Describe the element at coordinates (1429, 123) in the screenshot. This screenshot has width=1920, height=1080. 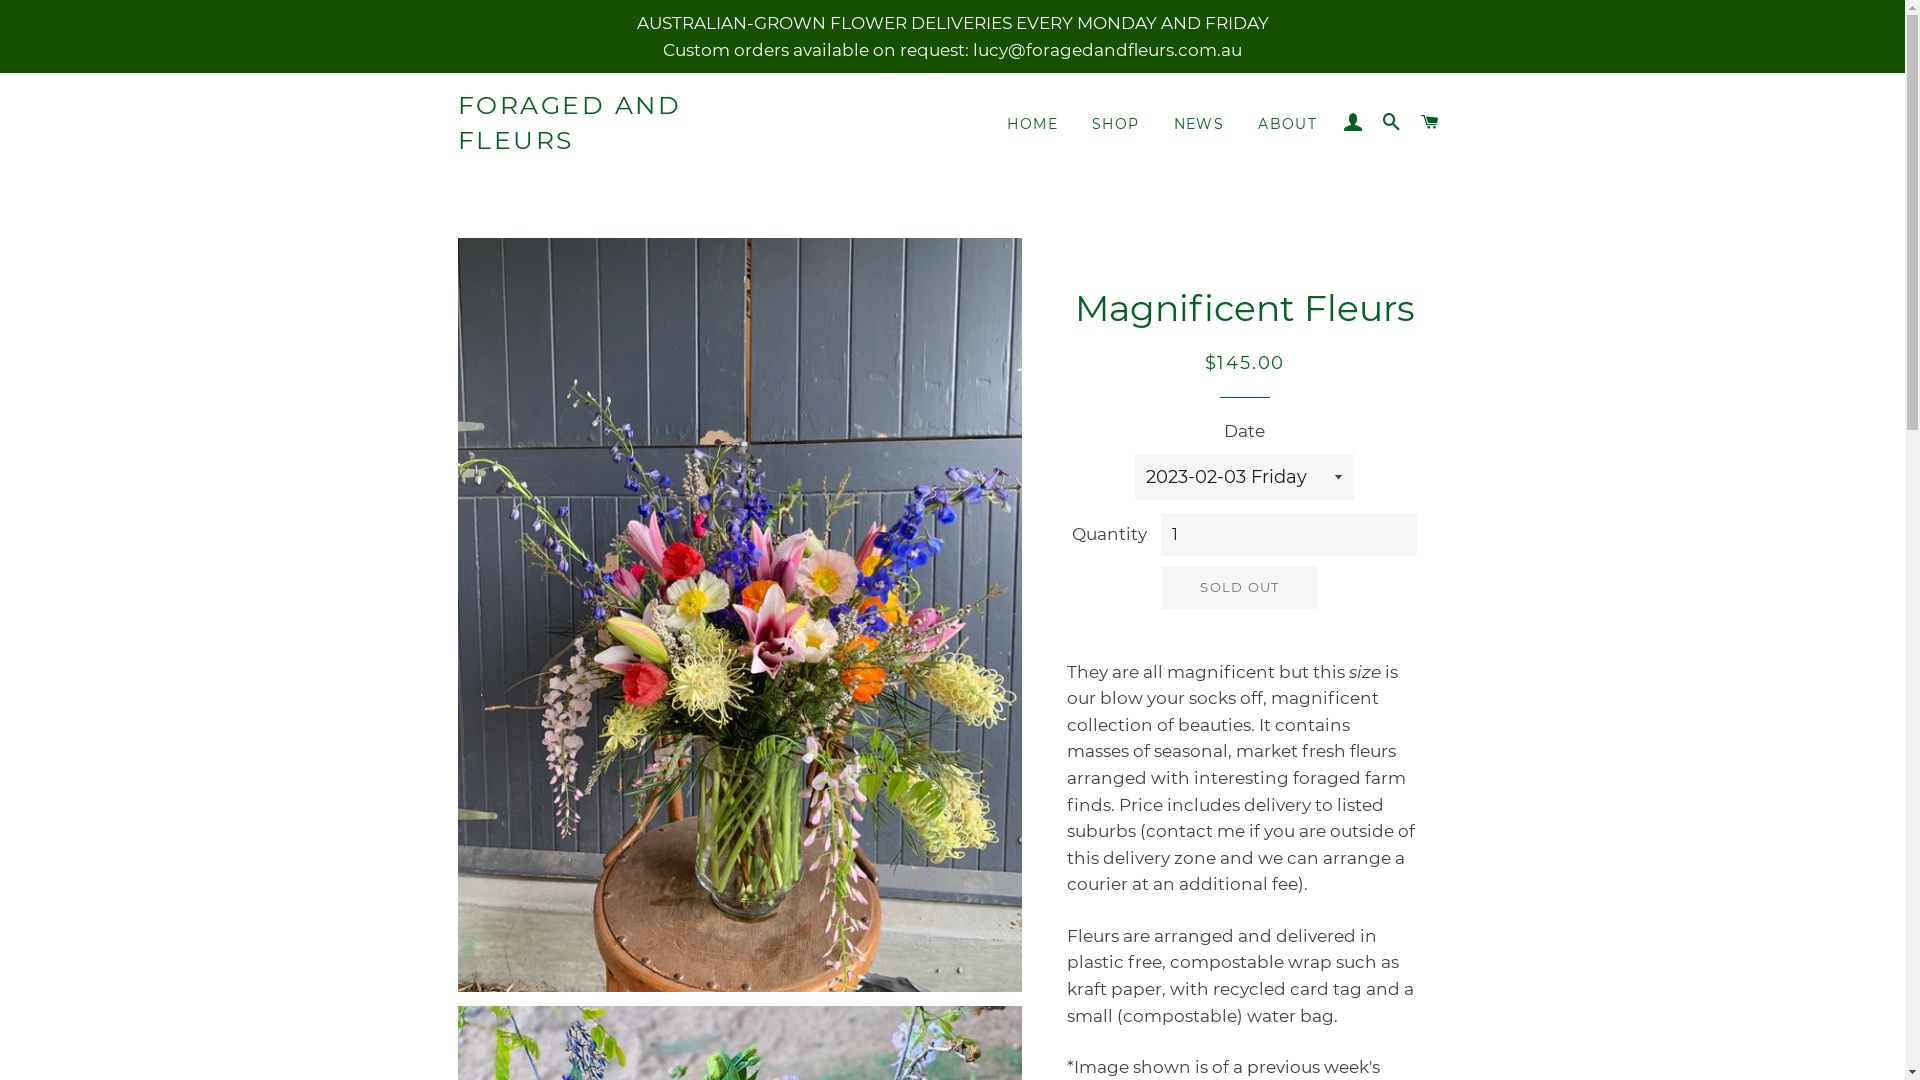
I see `'CART'` at that location.